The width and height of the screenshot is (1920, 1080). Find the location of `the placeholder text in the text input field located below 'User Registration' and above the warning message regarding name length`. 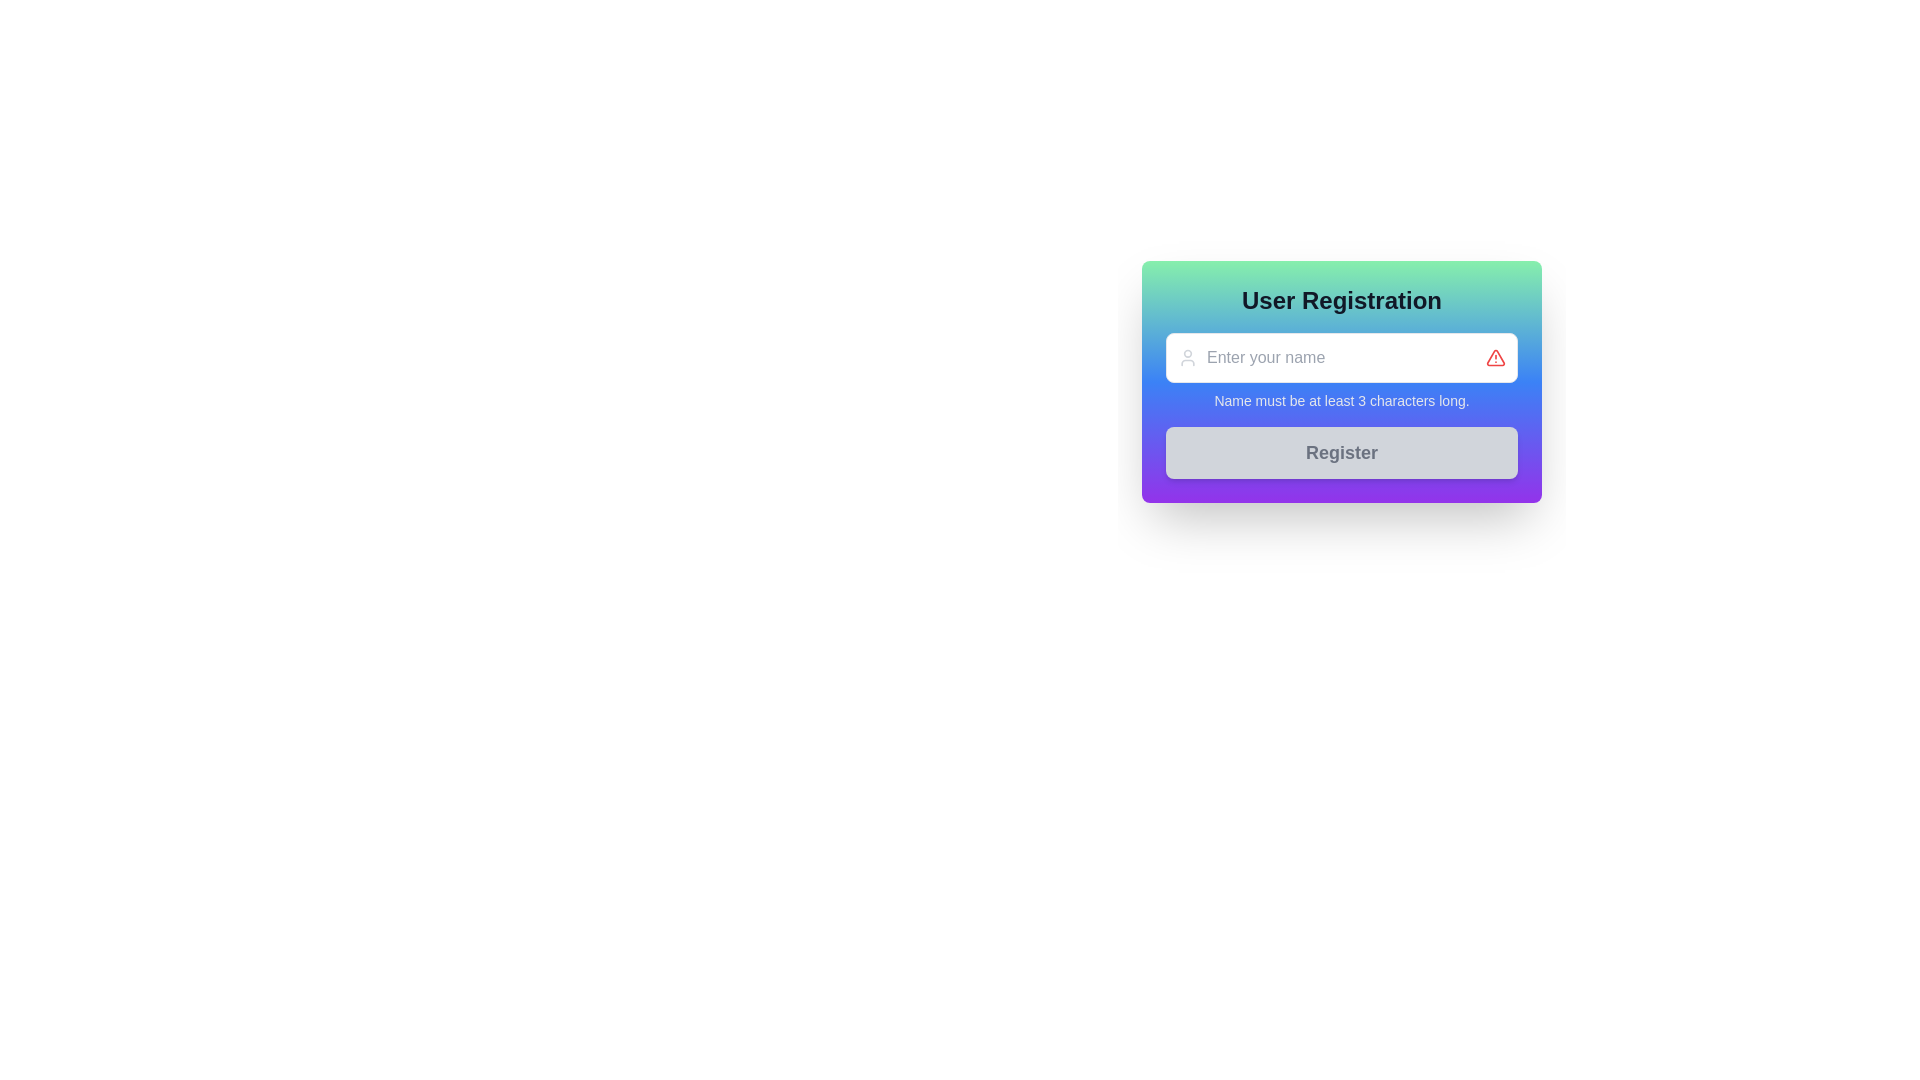

the placeholder text in the text input field located below 'User Registration' and above the warning message regarding name length is located at coordinates (1342, 357).